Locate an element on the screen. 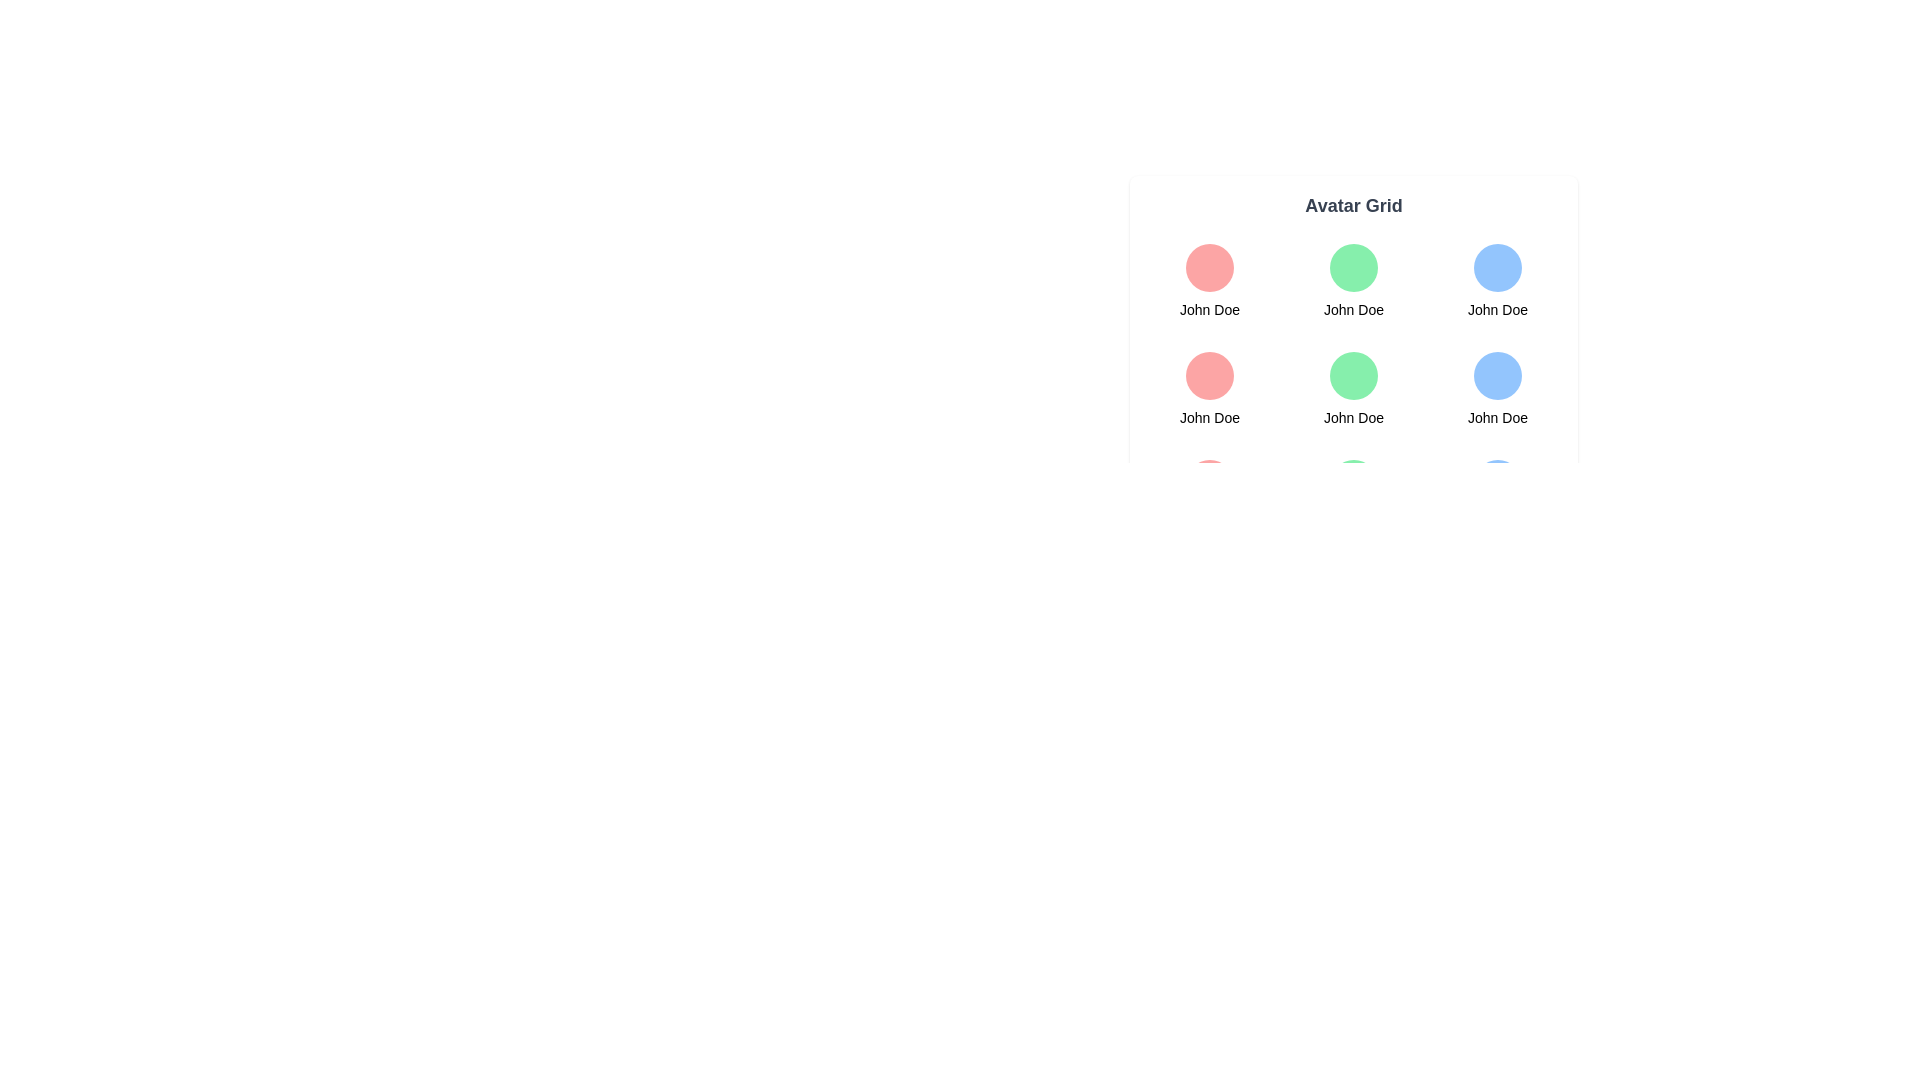  name displayed on the text label associated with the third avatar from the top-right in the layout, positioned below the circular avatar component is located at coordinates (1497, 416).